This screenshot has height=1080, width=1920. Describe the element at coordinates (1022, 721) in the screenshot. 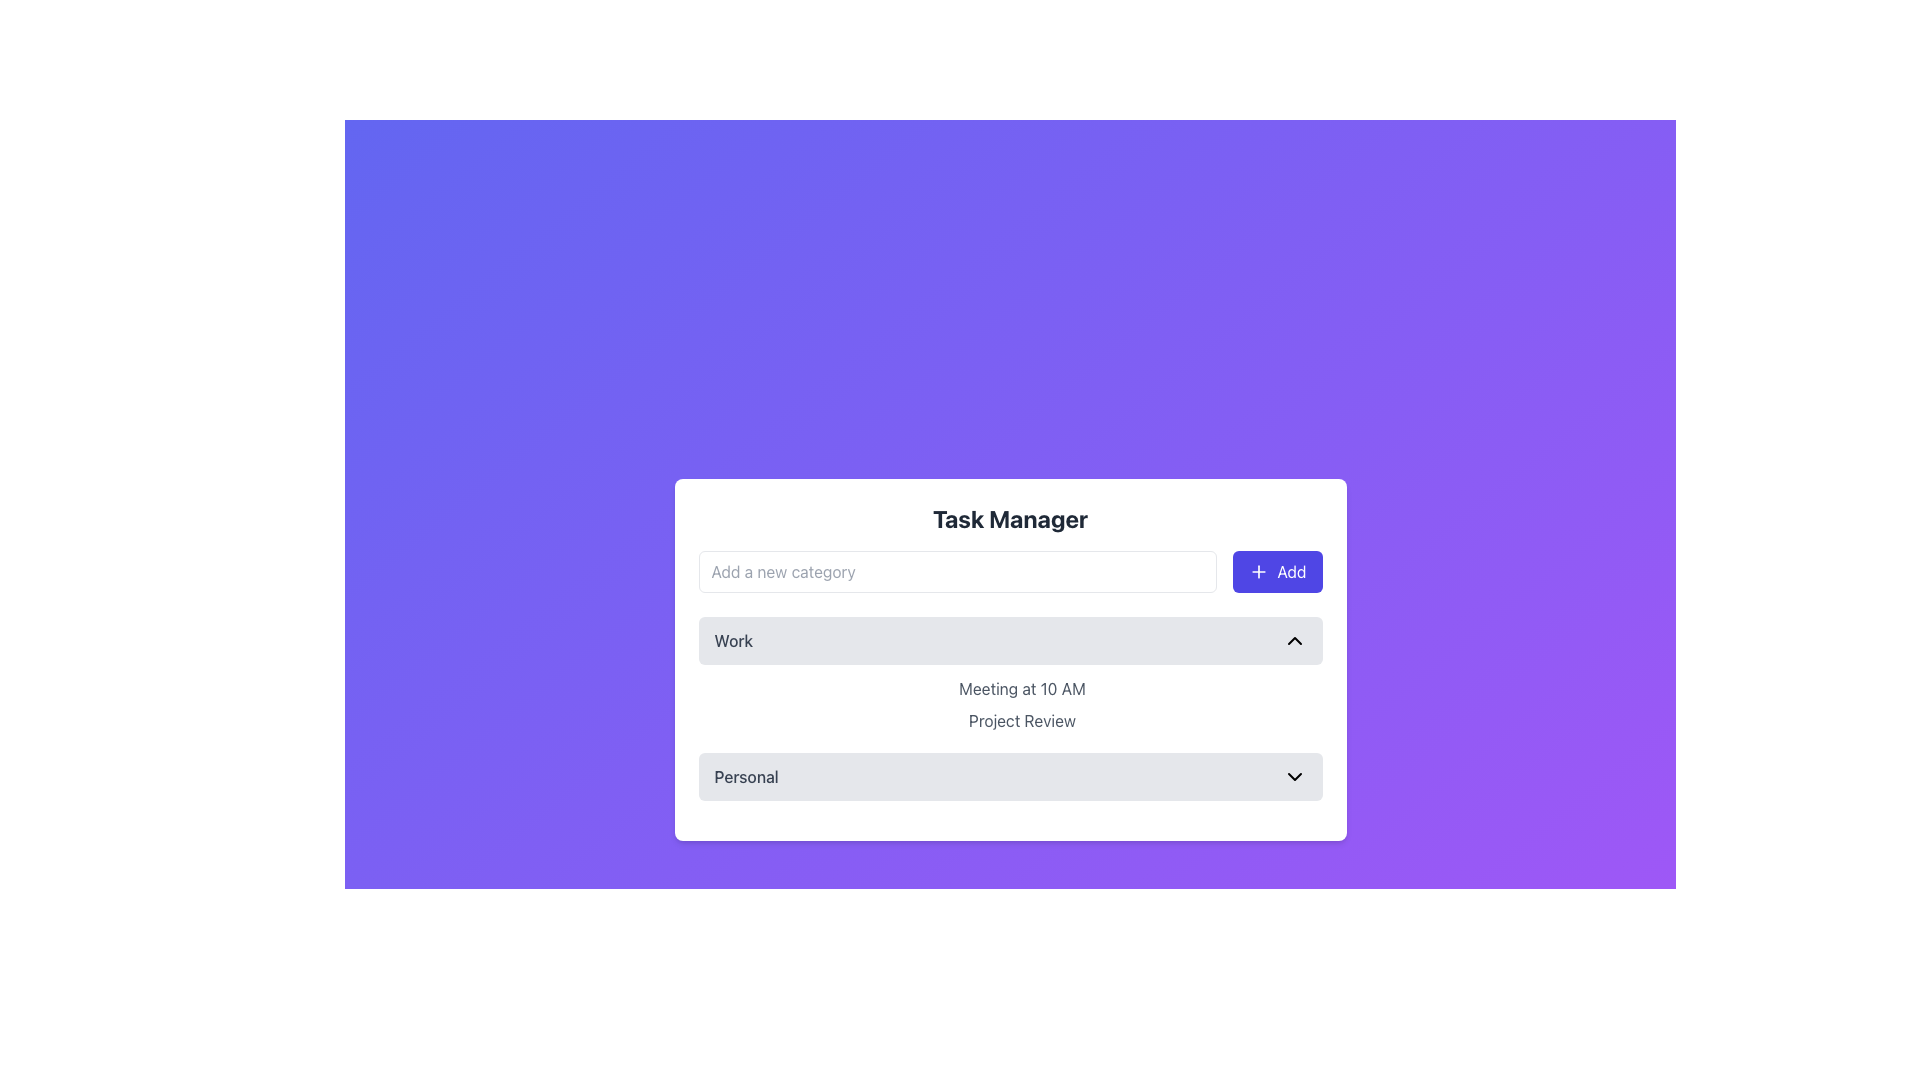

I see `the 'Project Review' text label which is centrally aligned beneath the 'Meeting at 10 AM' text, within the white subsection labeled 'Work'` at that location.